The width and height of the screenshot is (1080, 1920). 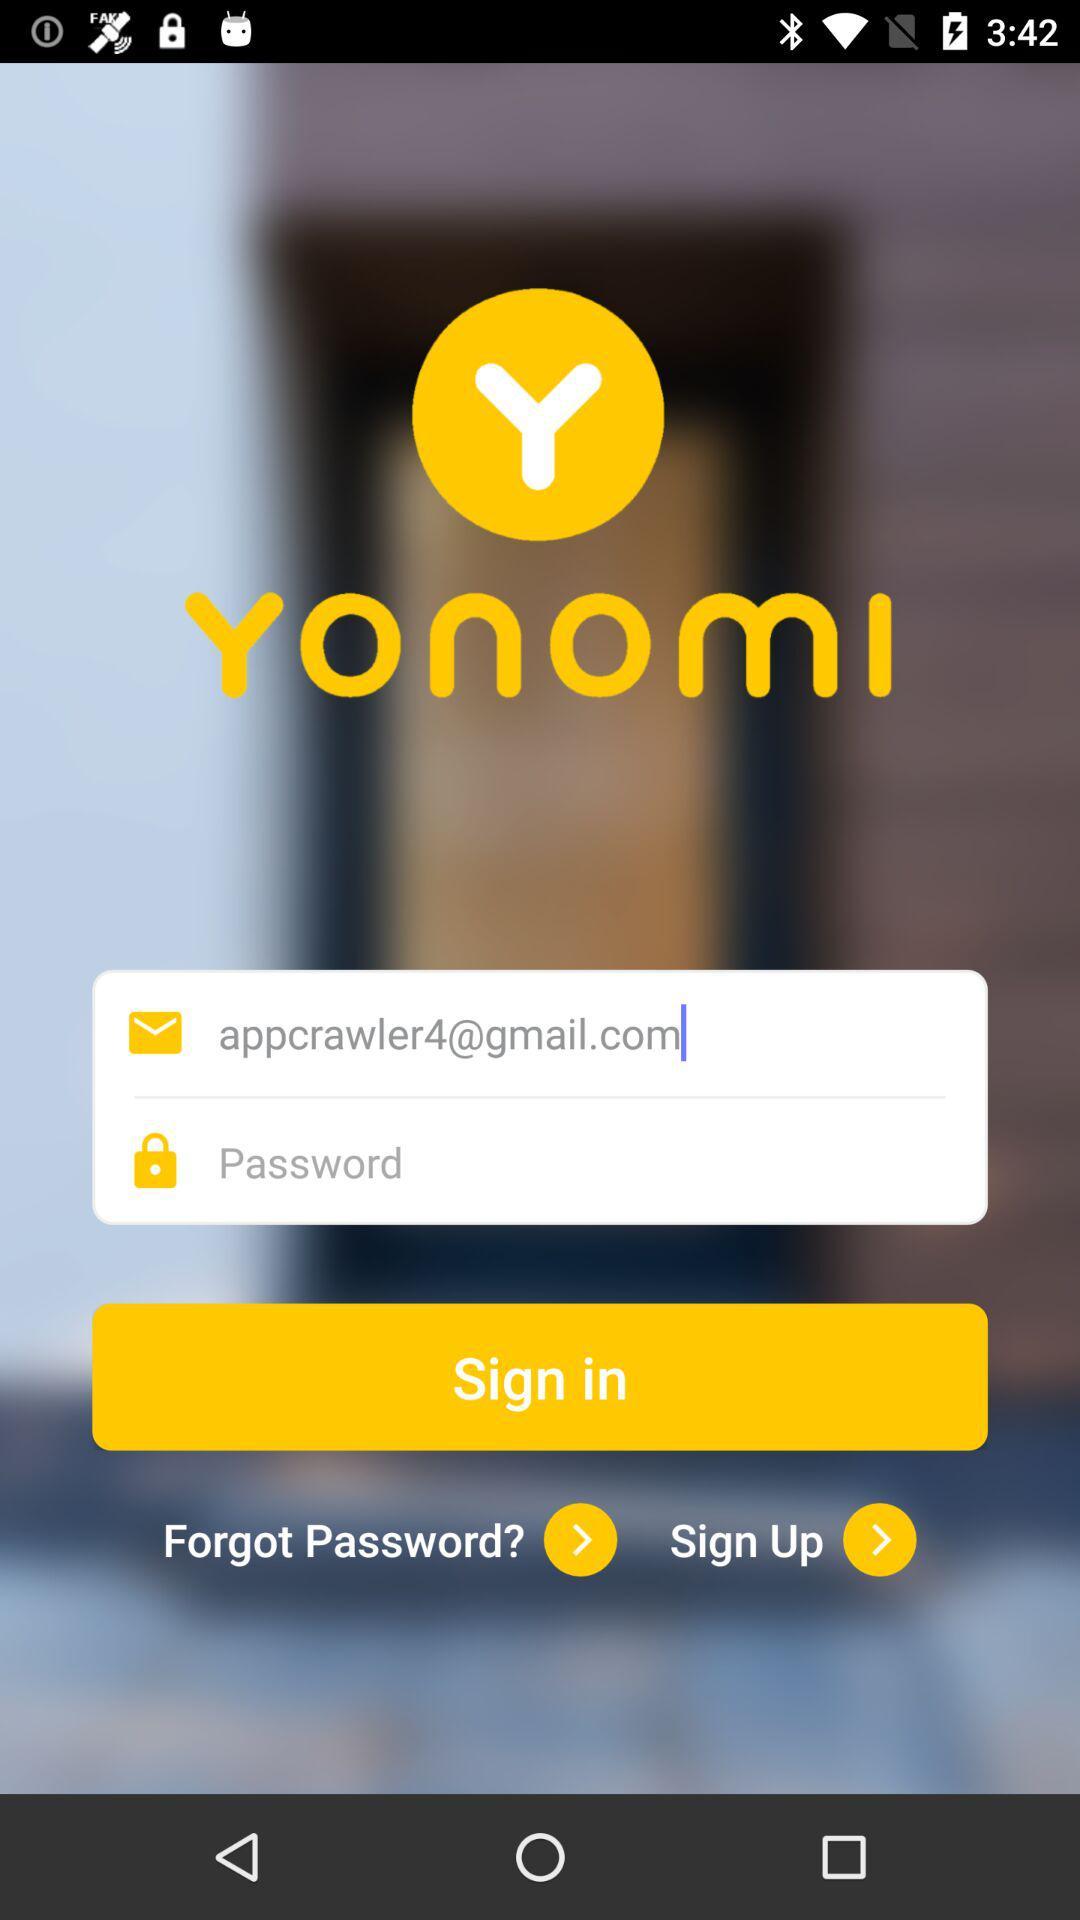 What do you see at coordinates (878, 1538) in the screenshot?
I see `the arrow_forward icon` at bounding box center [878, 1538].